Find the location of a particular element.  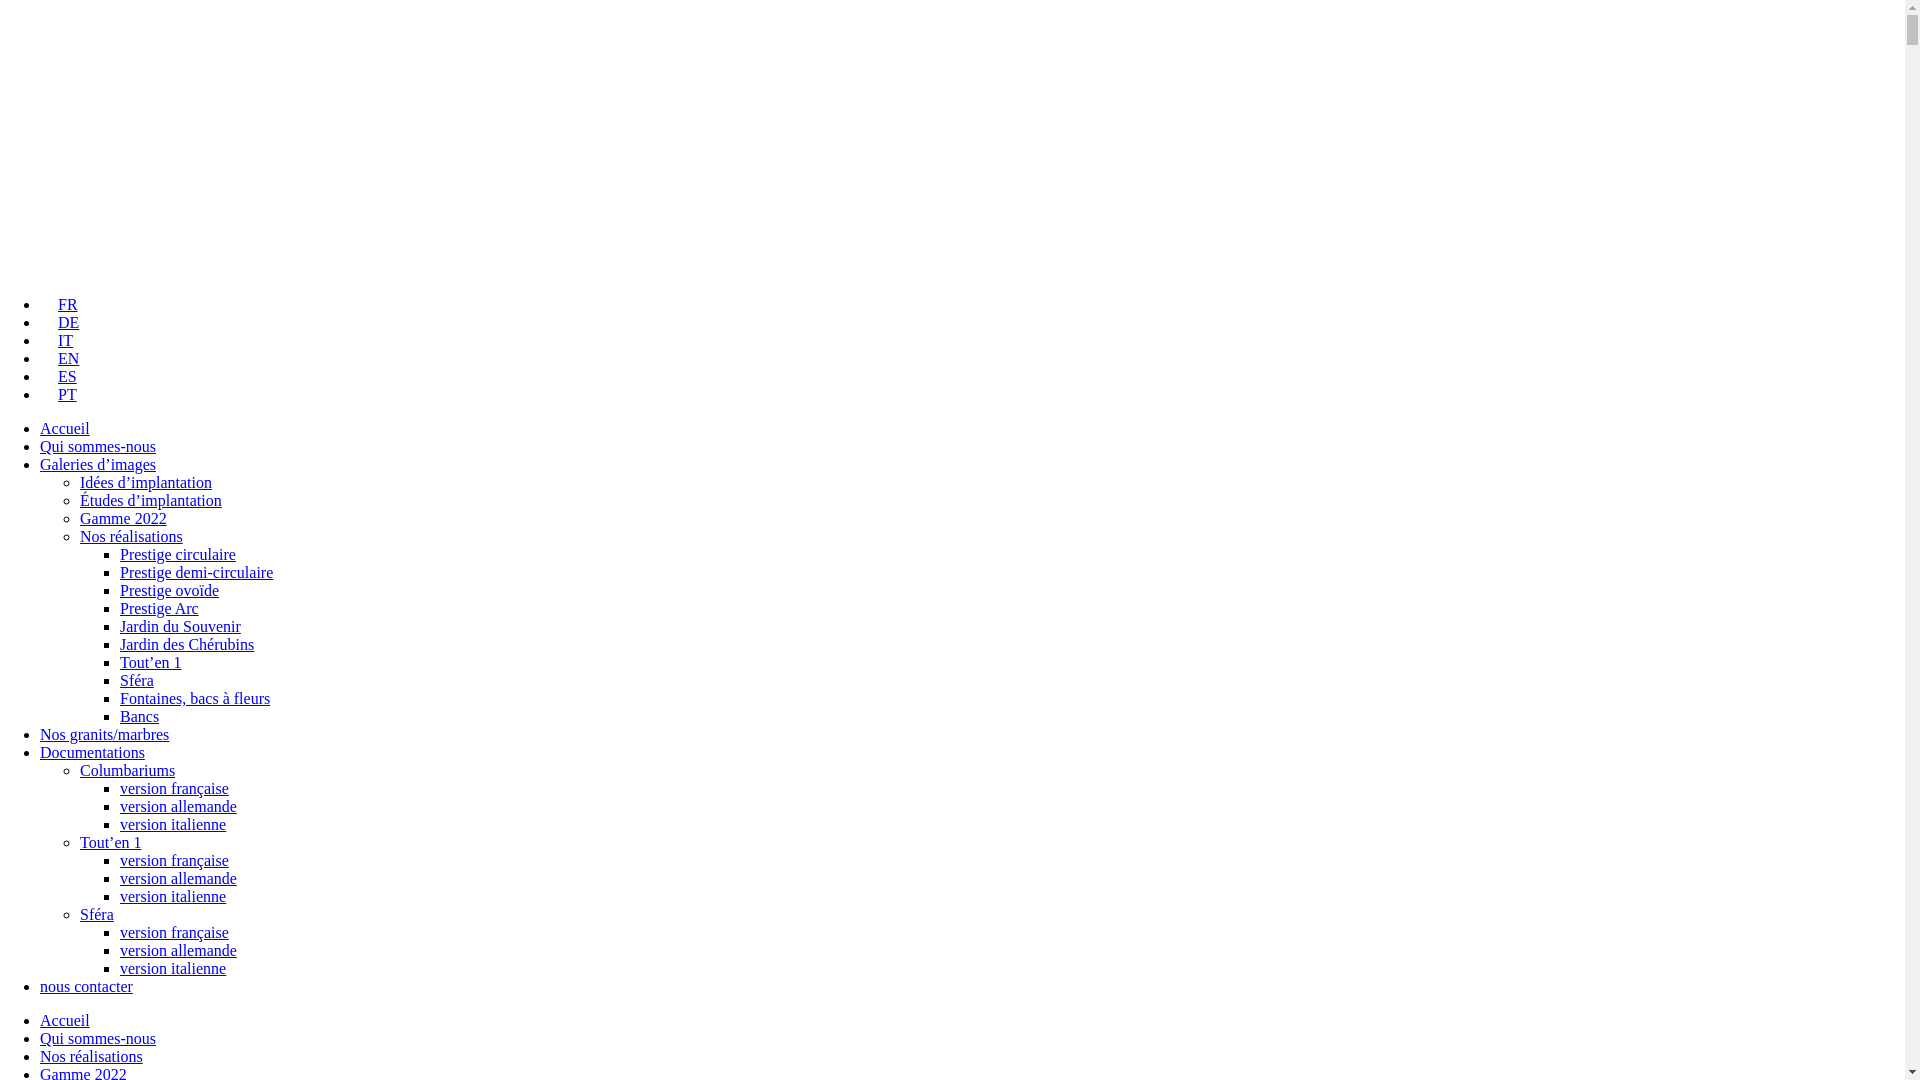

'DE' is located at coordinates (59, 321).